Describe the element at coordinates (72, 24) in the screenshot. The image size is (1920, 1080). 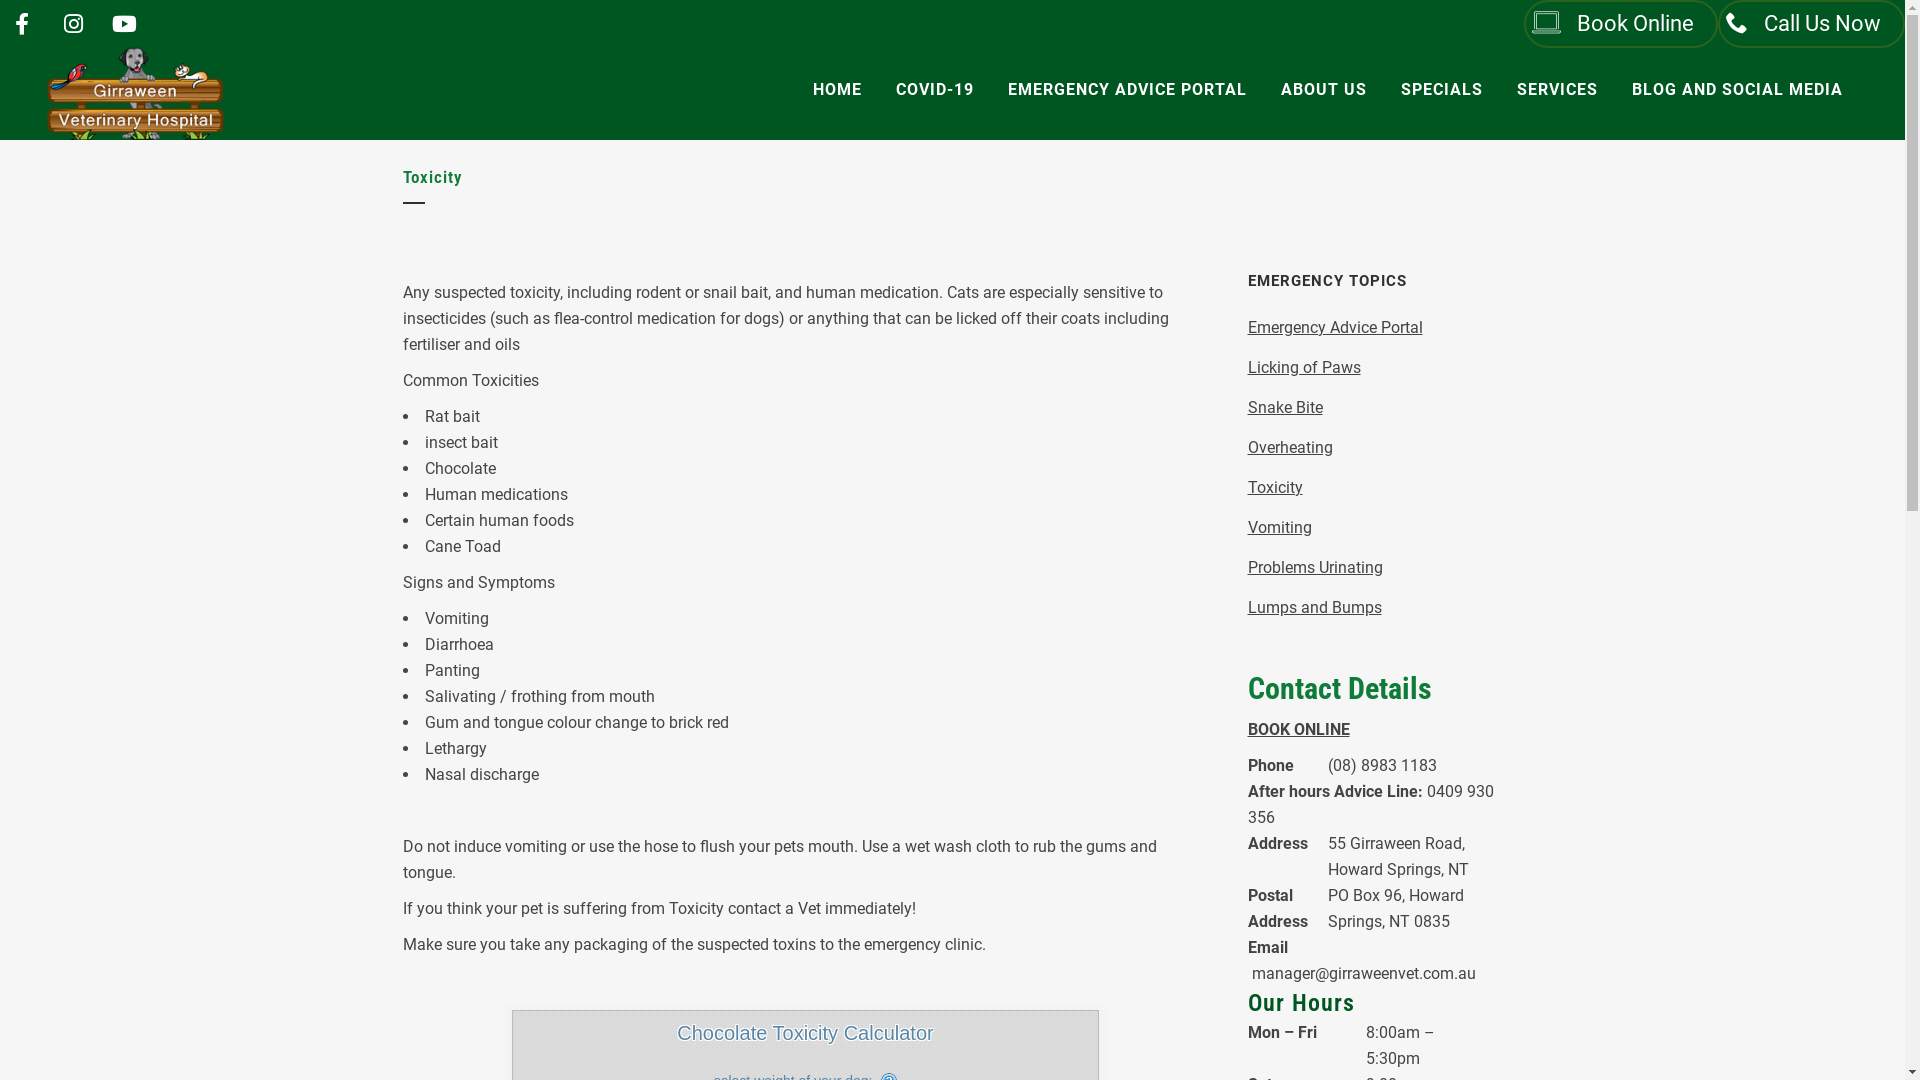
I see `'Girraween Veterinary Hospital on Instagram'` at that location.